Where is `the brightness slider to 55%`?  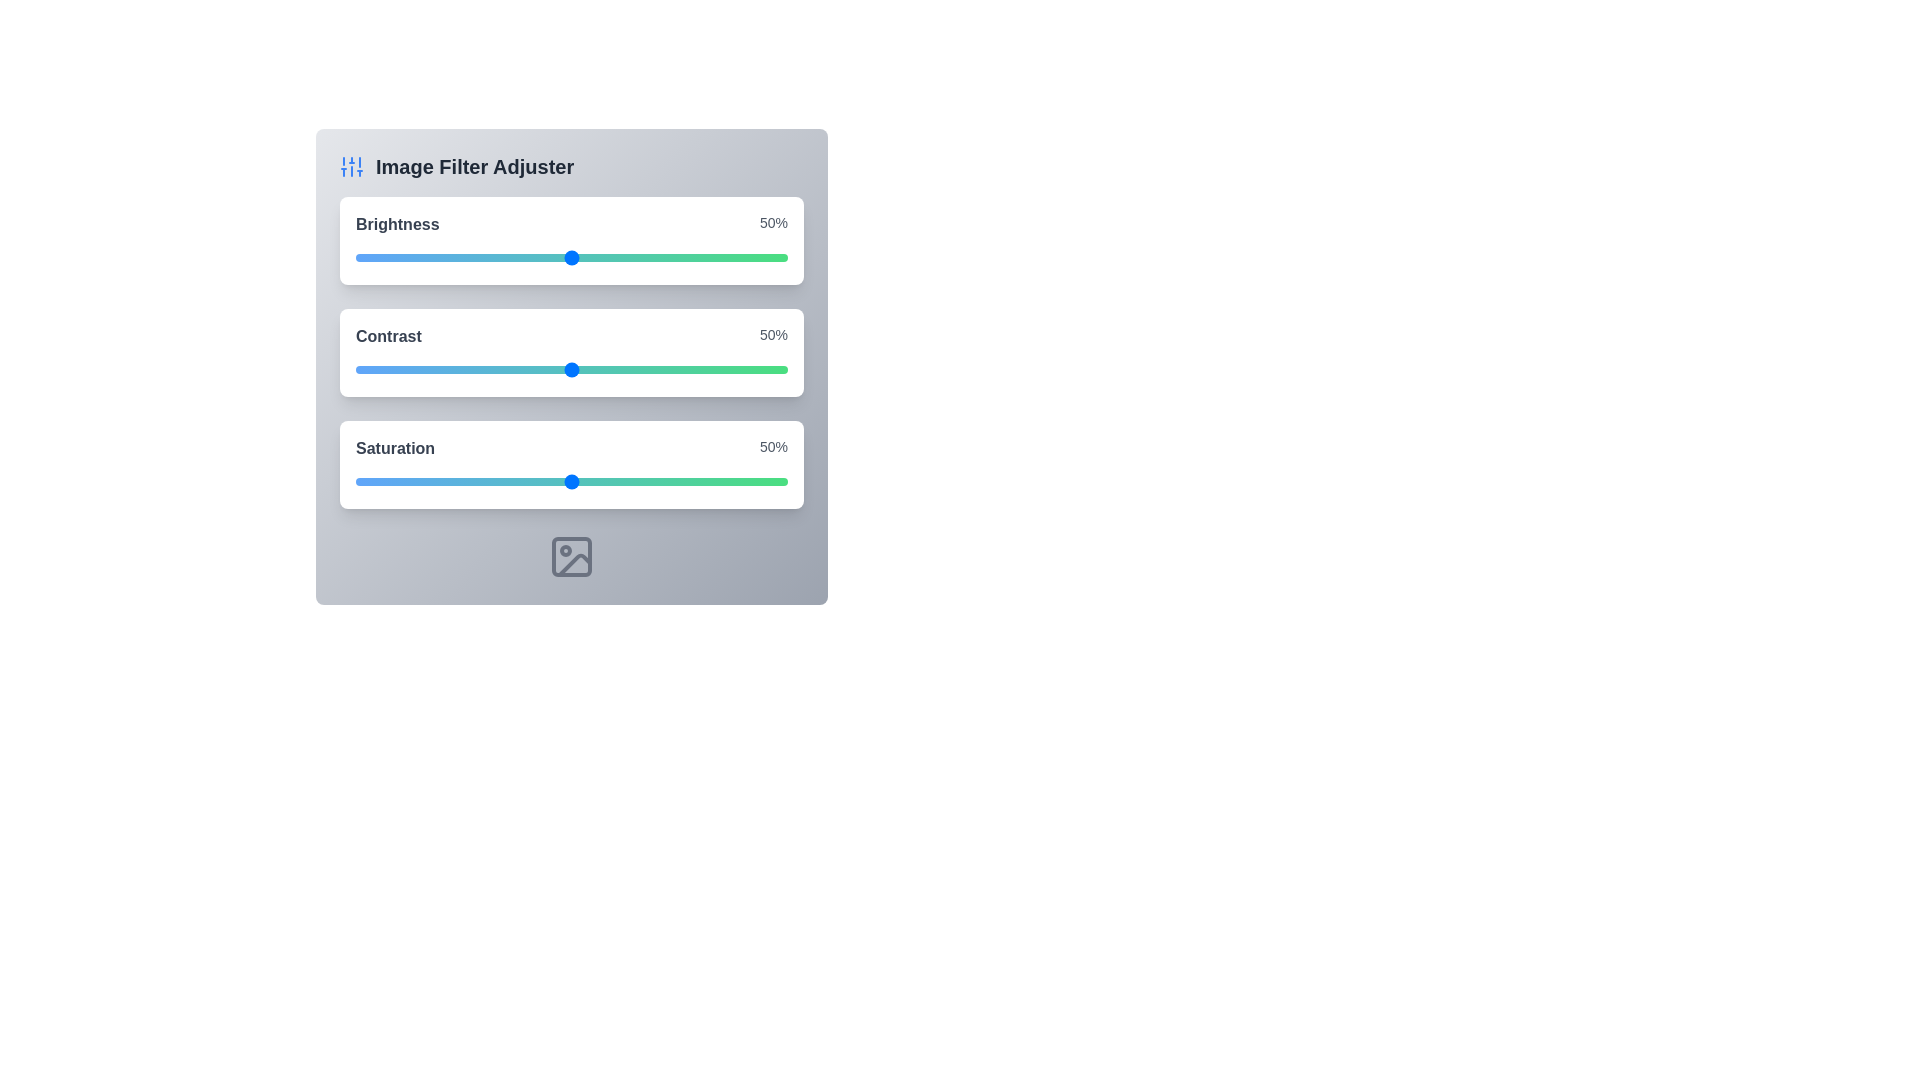
the brightness slider to 55% is located at coordinates (592, 257).